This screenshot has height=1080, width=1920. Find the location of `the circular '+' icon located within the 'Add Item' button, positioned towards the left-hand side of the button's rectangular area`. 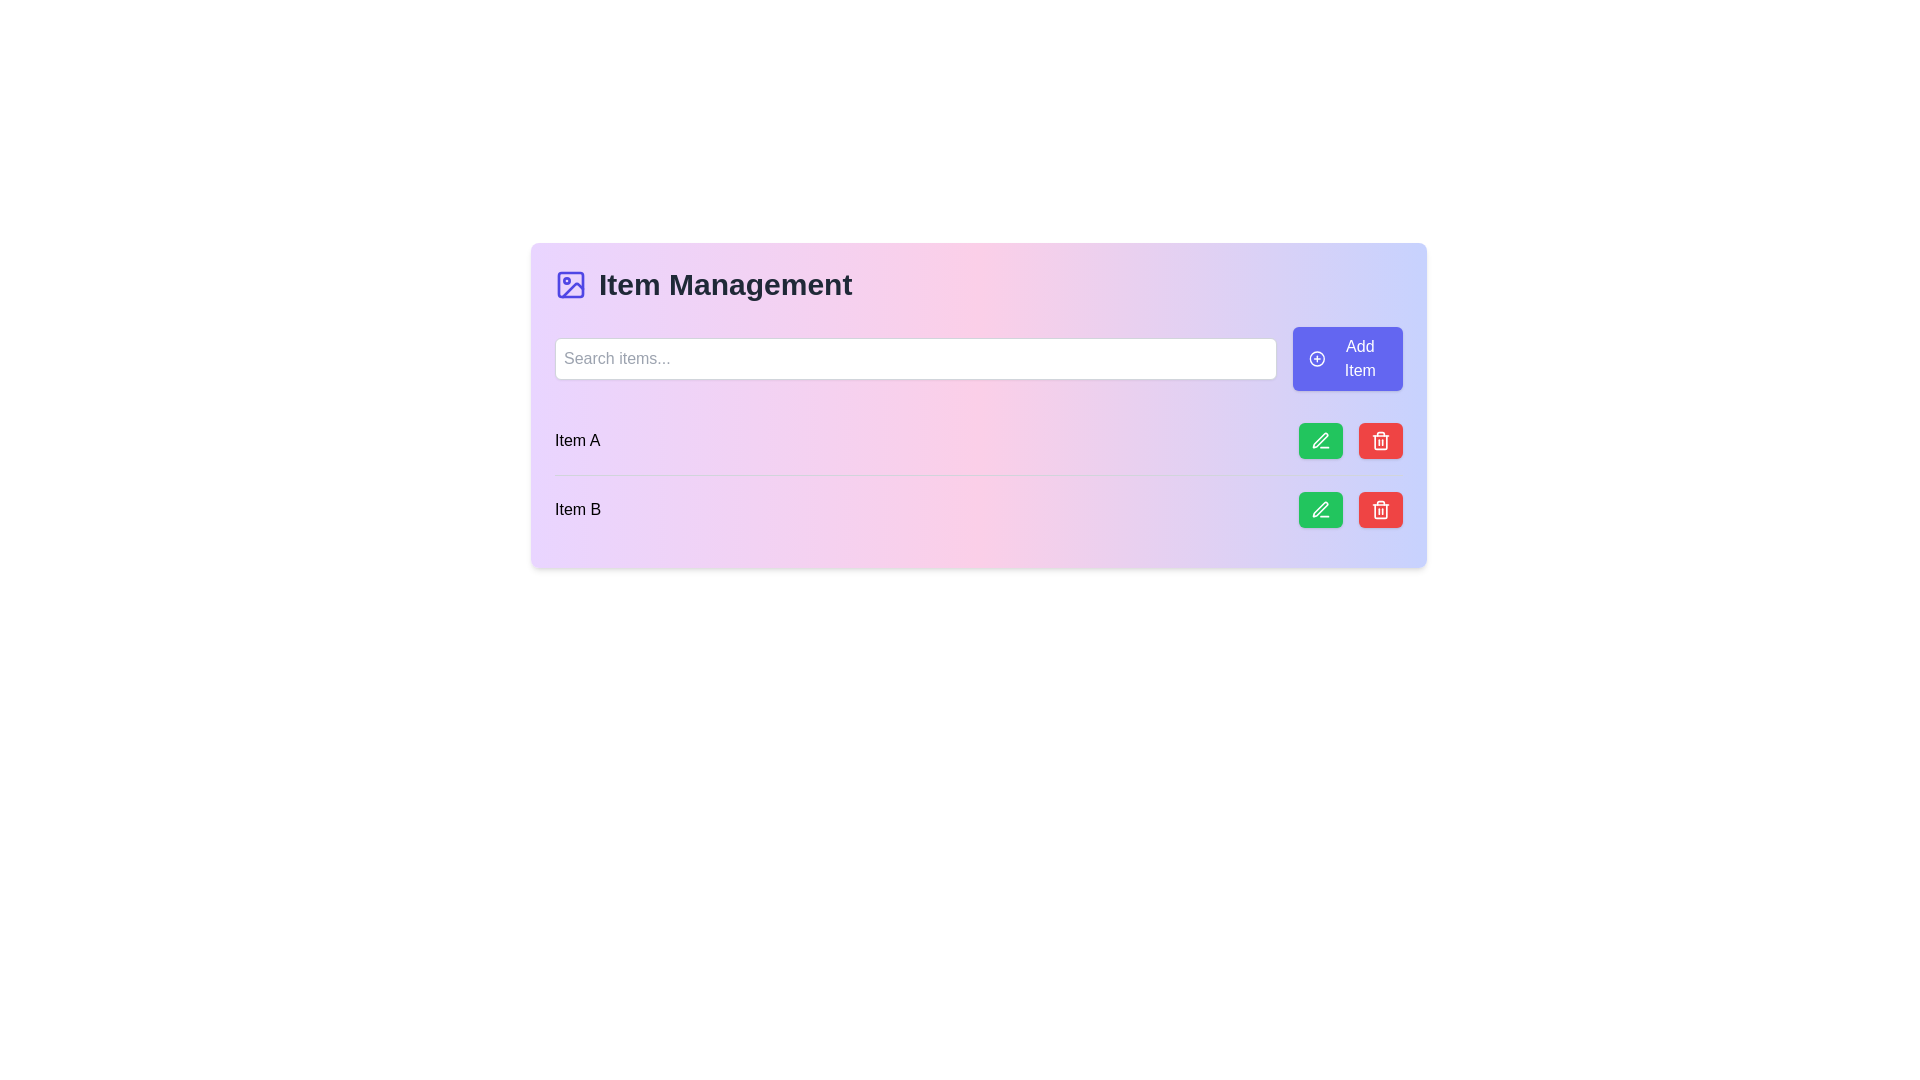

the circular '+' icon located within the 'Add Item' button, positioned towards the left-hand side of the button's rectangular area is located at coordinates (1317, 357).